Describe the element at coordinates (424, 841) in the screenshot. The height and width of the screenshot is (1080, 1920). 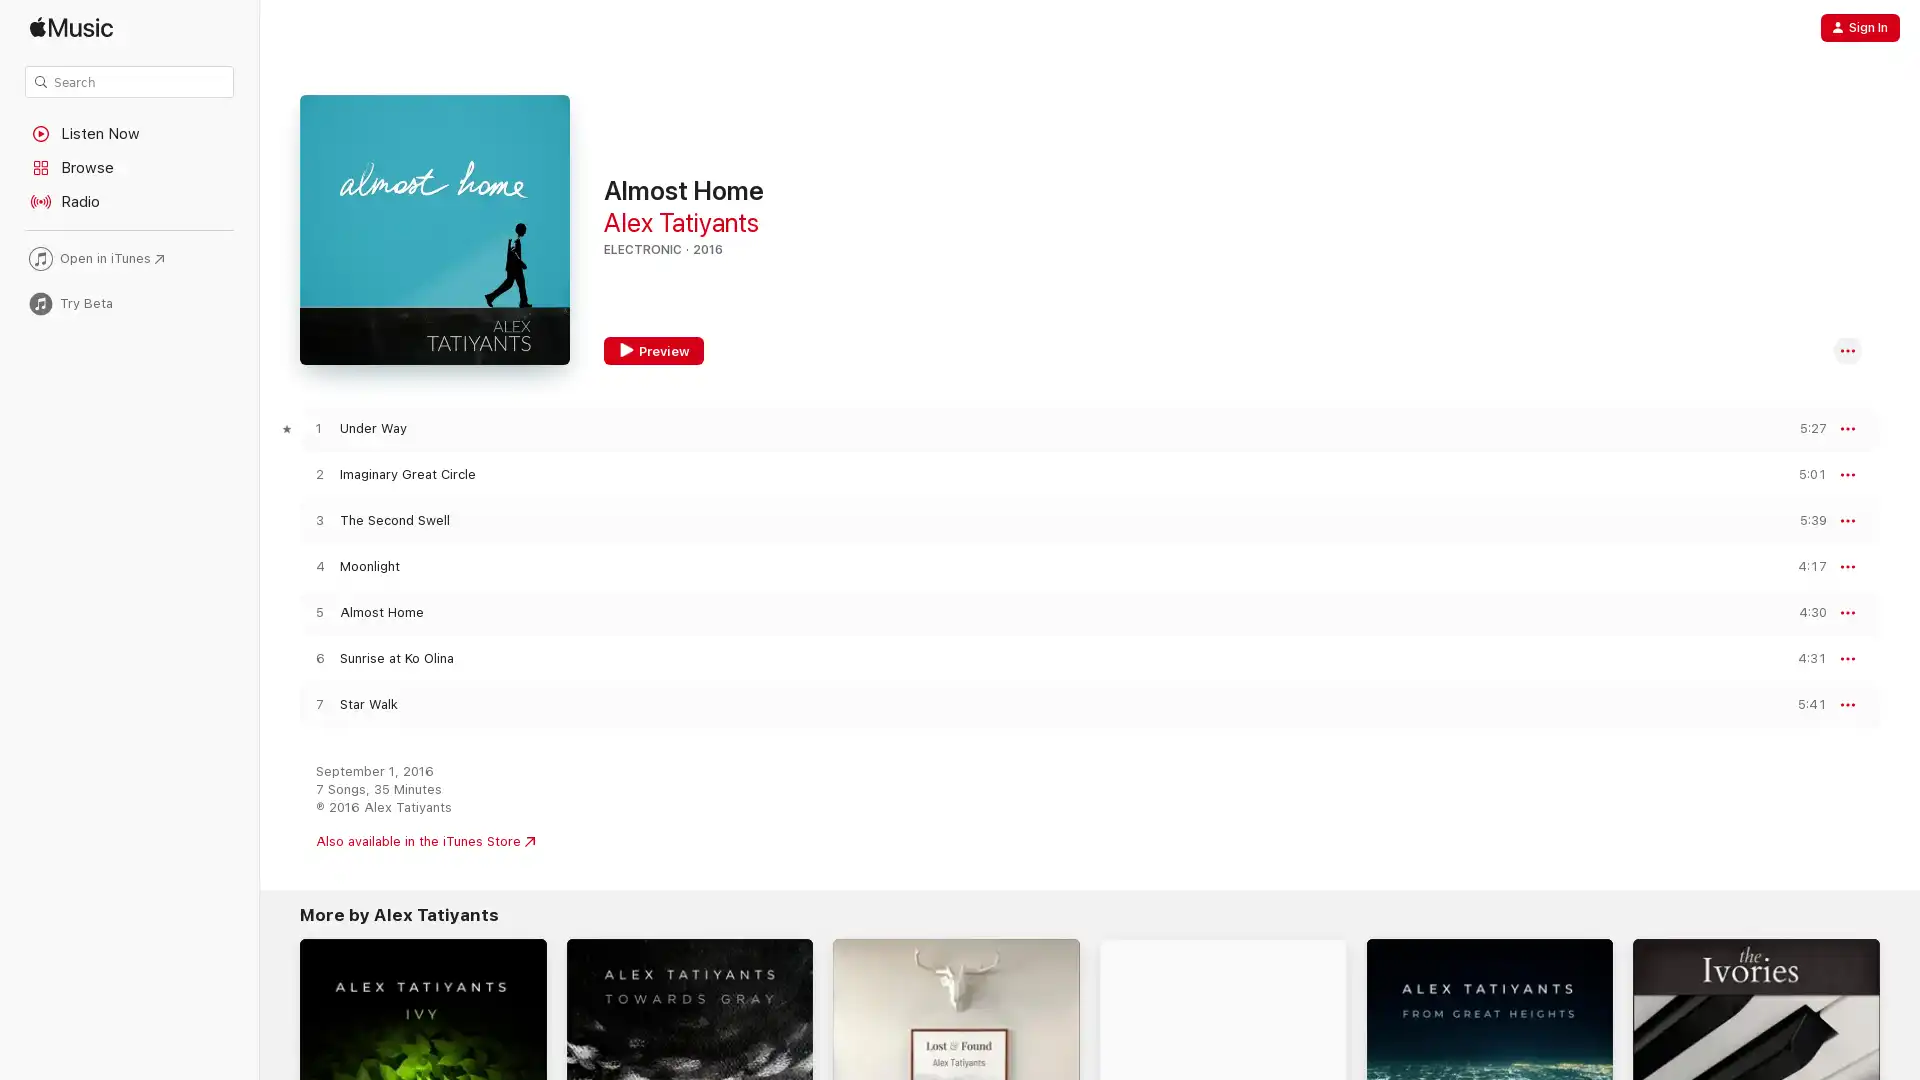
I see `Also available in the iTunes Store` at that location.